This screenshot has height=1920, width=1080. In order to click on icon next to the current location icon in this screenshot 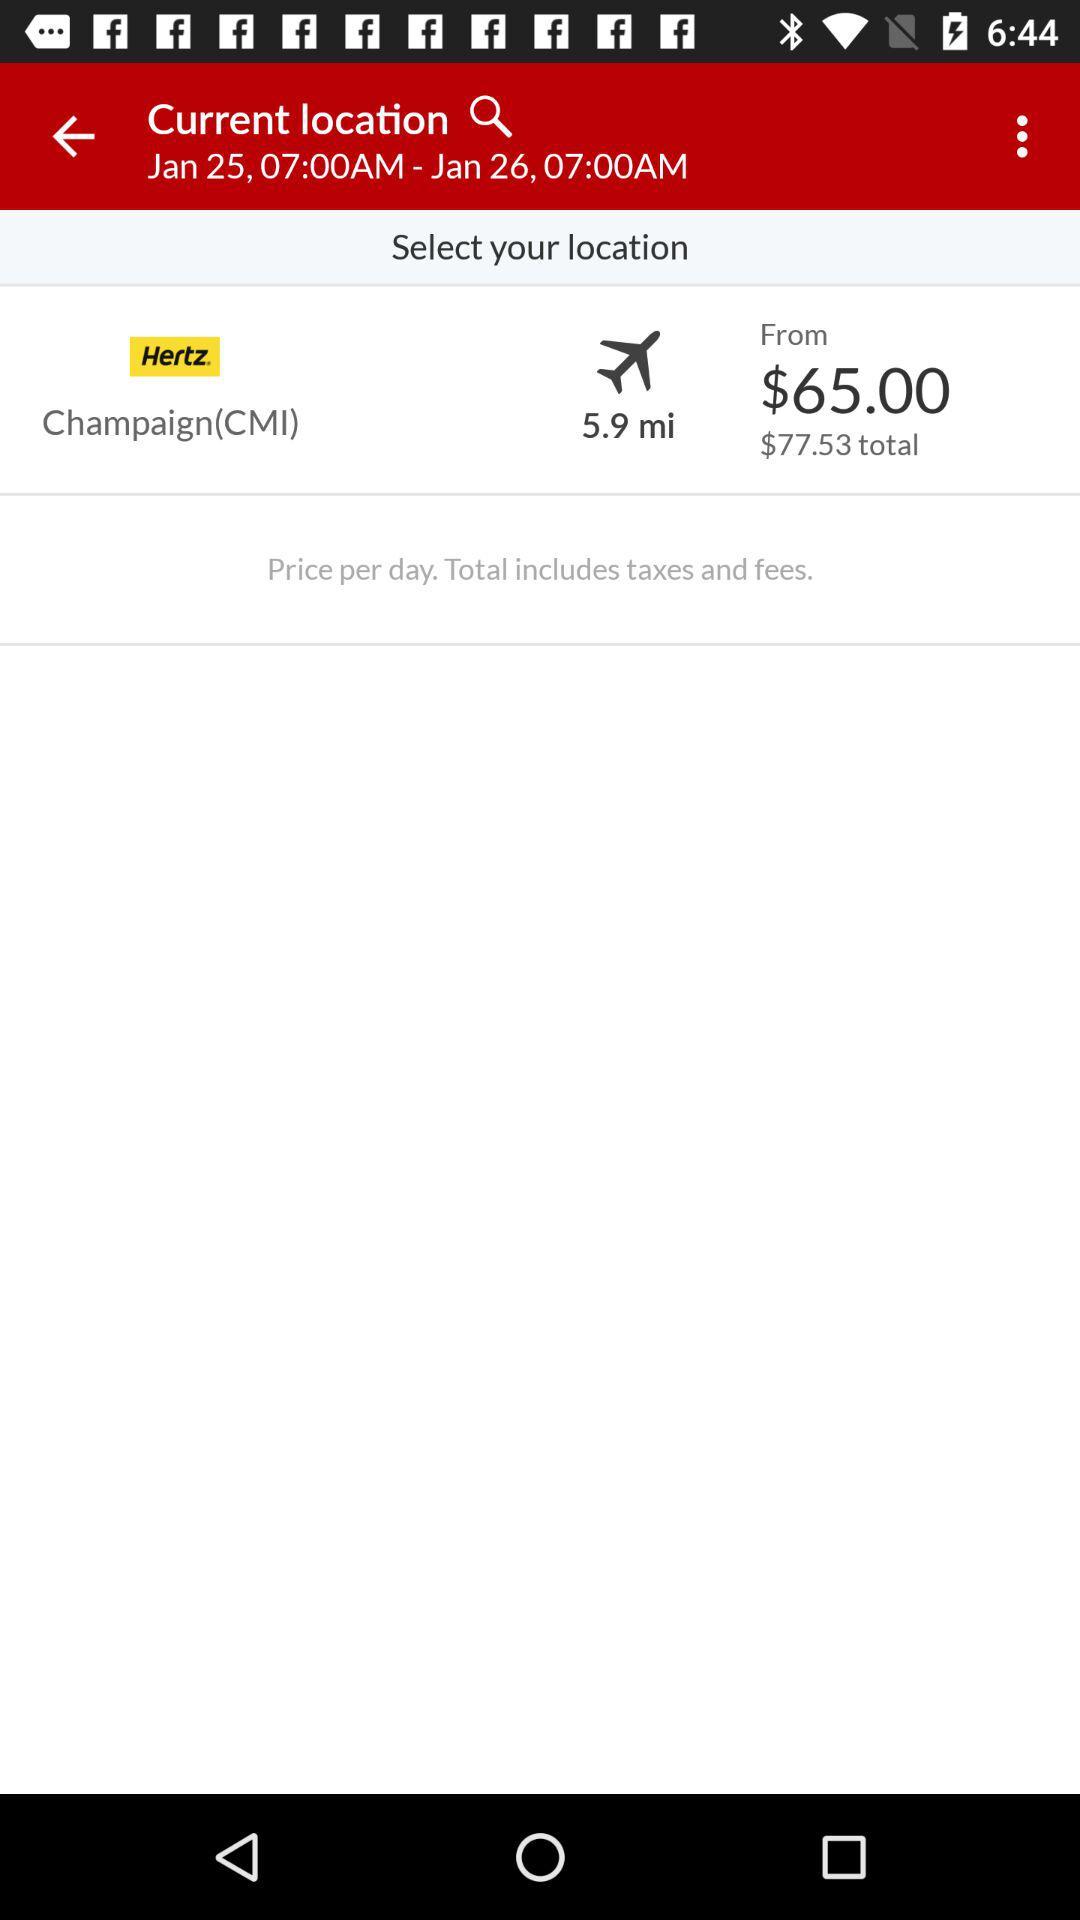, I will do `click(72, 135)`.